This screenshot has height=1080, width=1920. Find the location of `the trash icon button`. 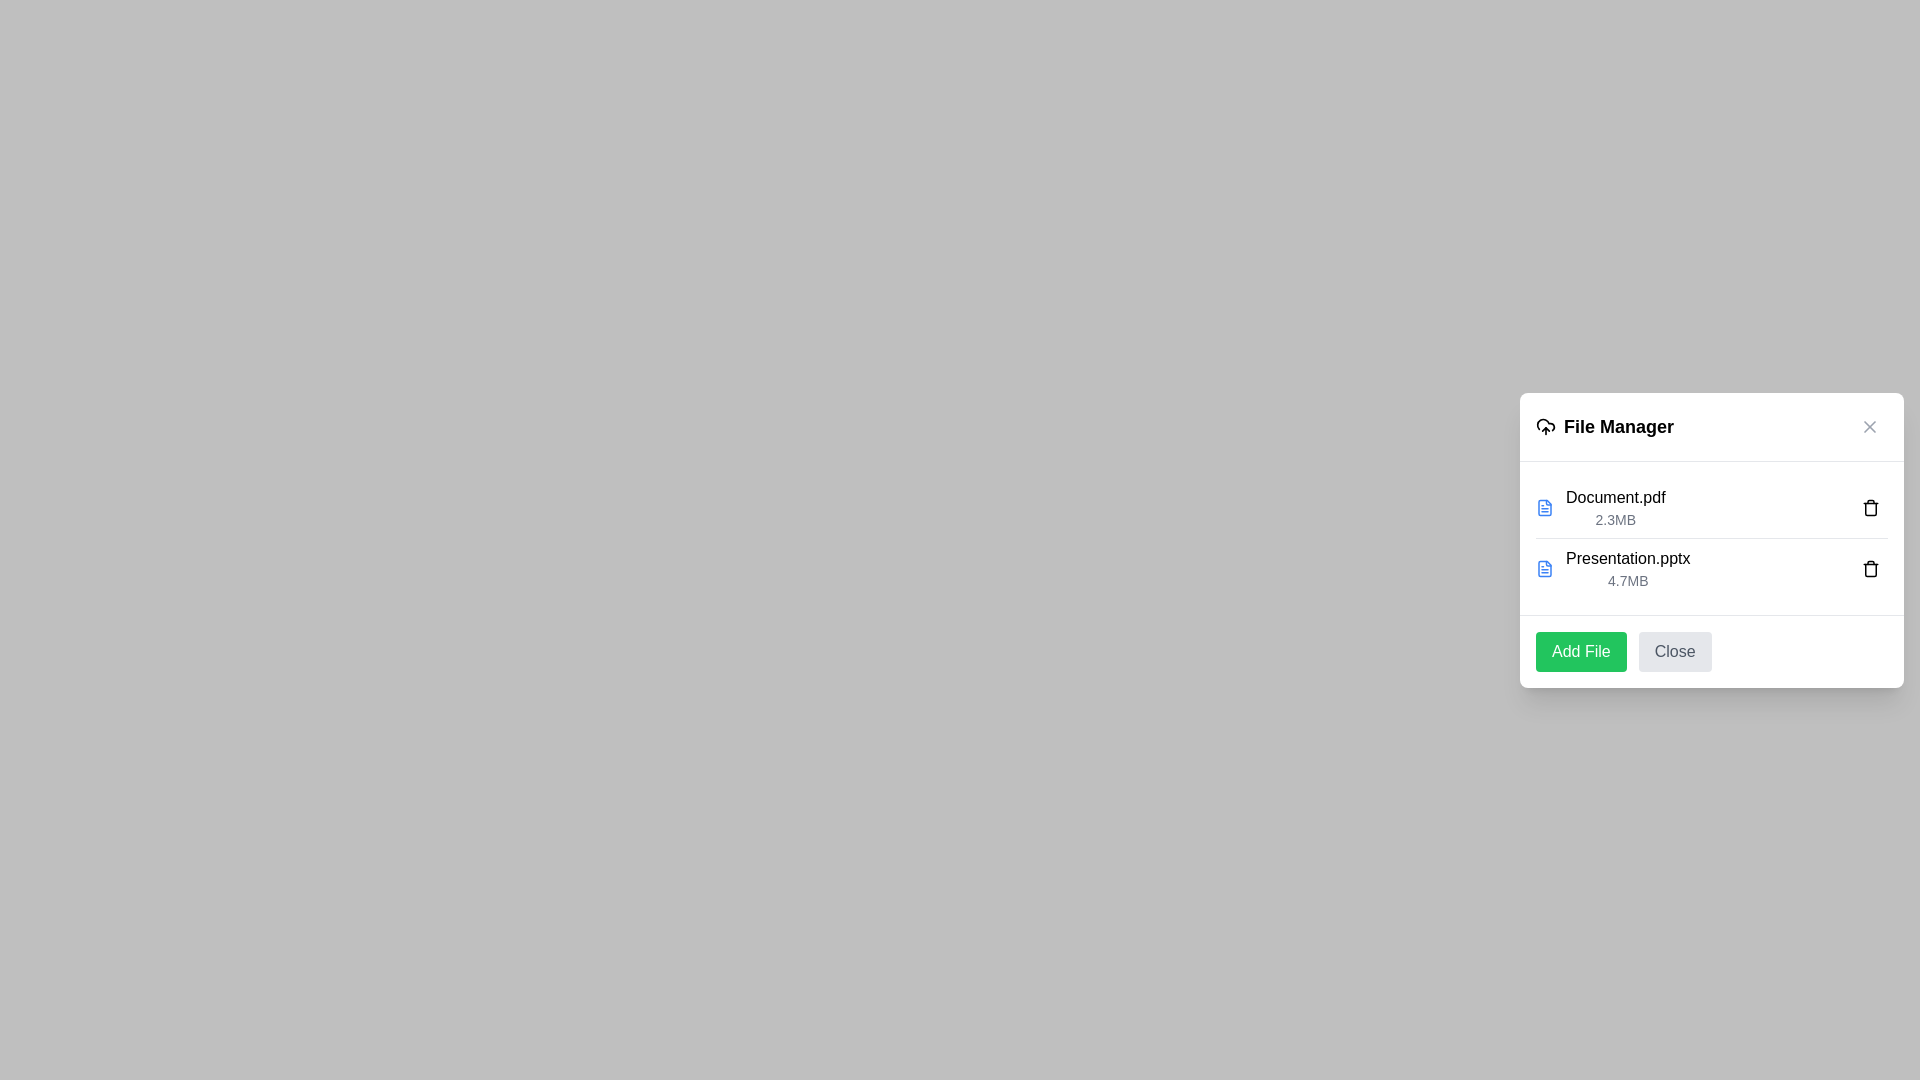

the trash icon button is located at coordinates (1870, 567).